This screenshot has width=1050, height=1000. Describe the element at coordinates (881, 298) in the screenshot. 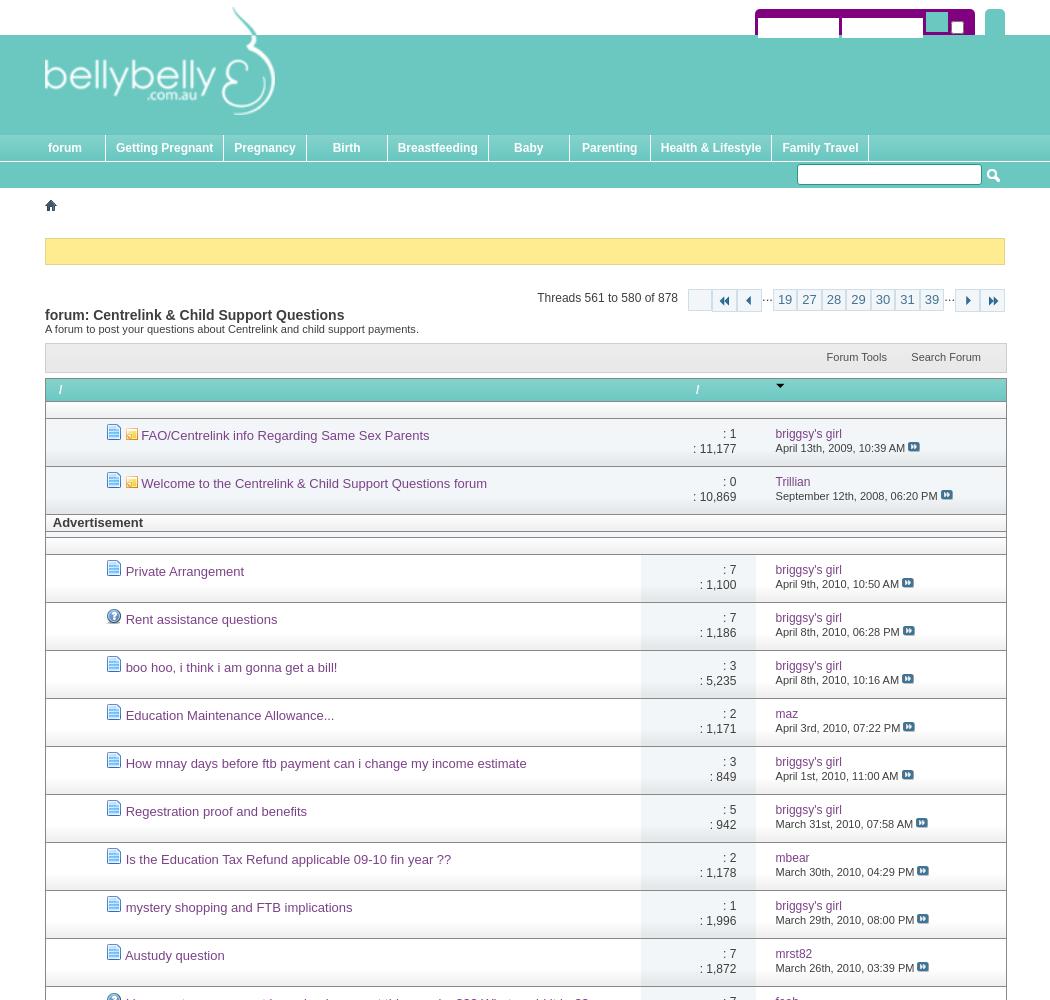

I see `'30'` at that location.